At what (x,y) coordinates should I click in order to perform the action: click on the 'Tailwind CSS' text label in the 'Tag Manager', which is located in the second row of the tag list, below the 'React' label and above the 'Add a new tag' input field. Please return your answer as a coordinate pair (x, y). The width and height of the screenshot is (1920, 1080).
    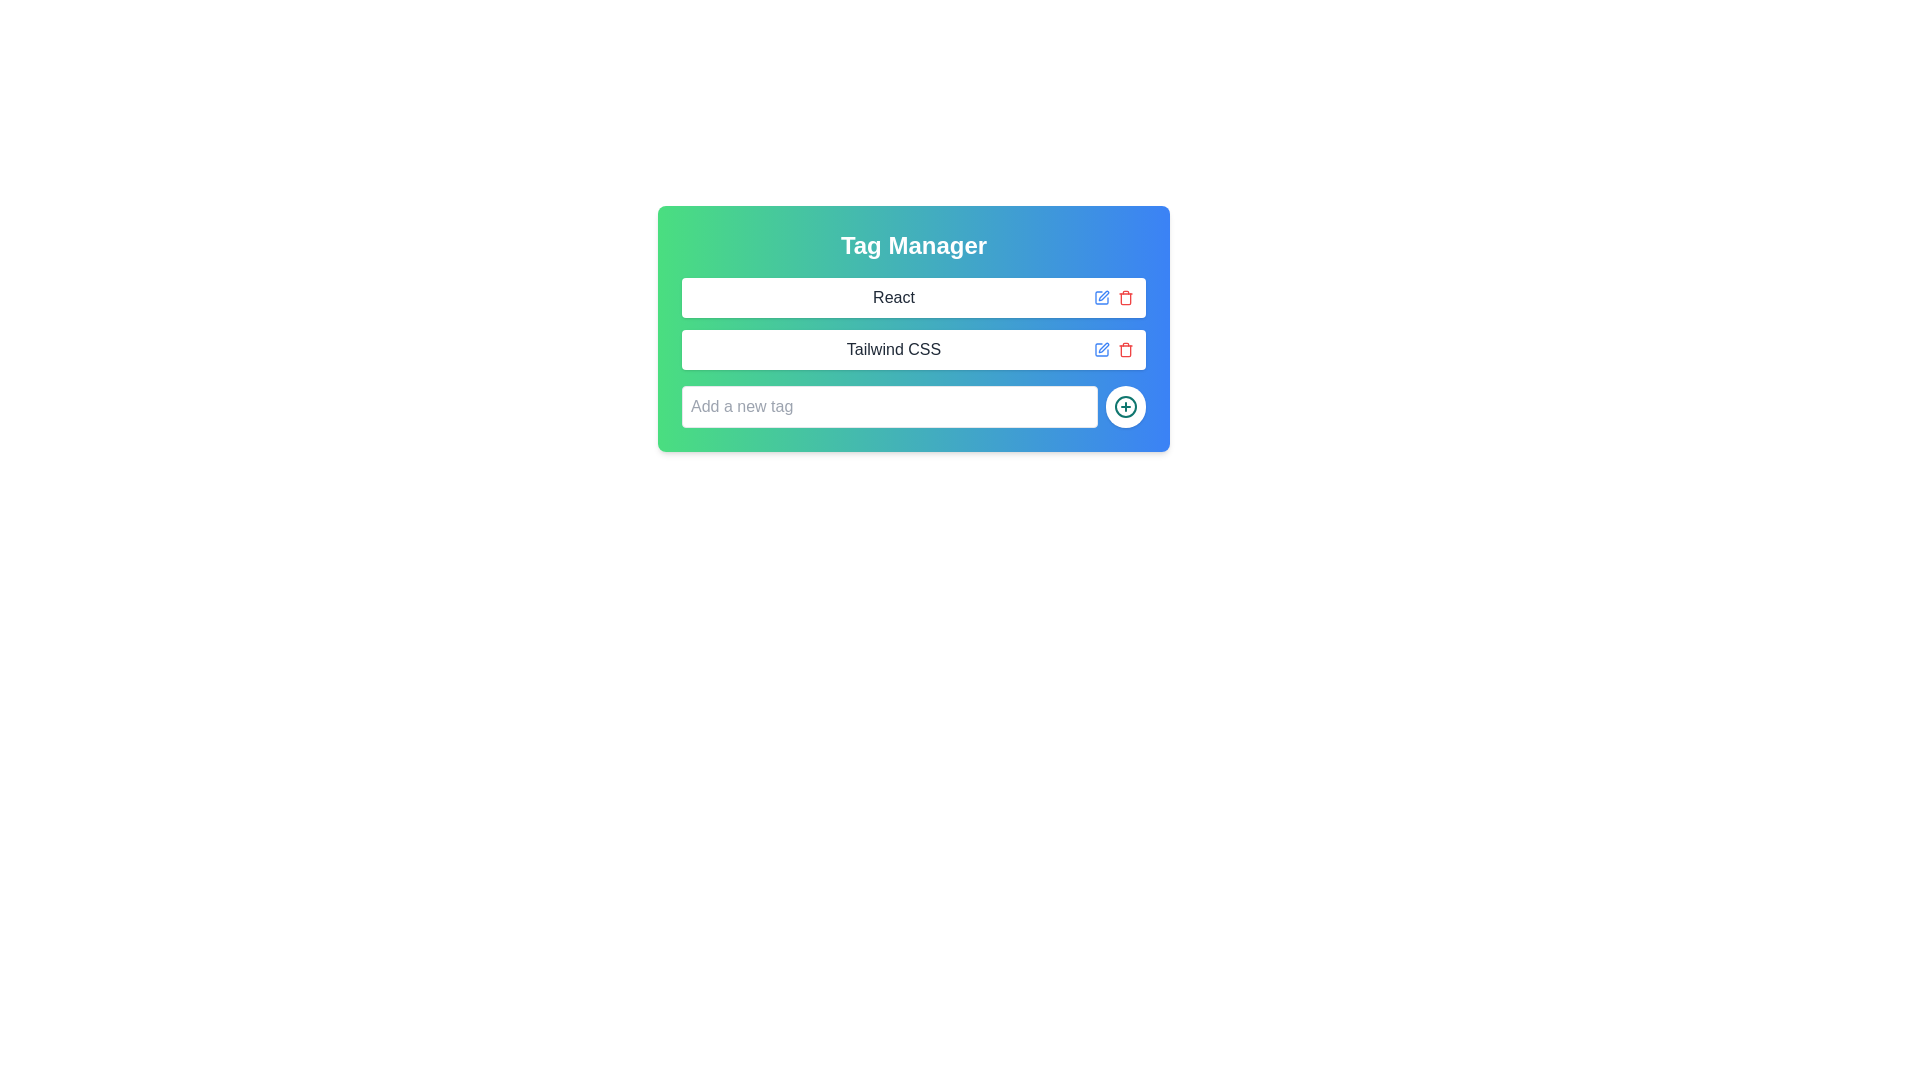
    Looking at the image, I should click on (892, 349).